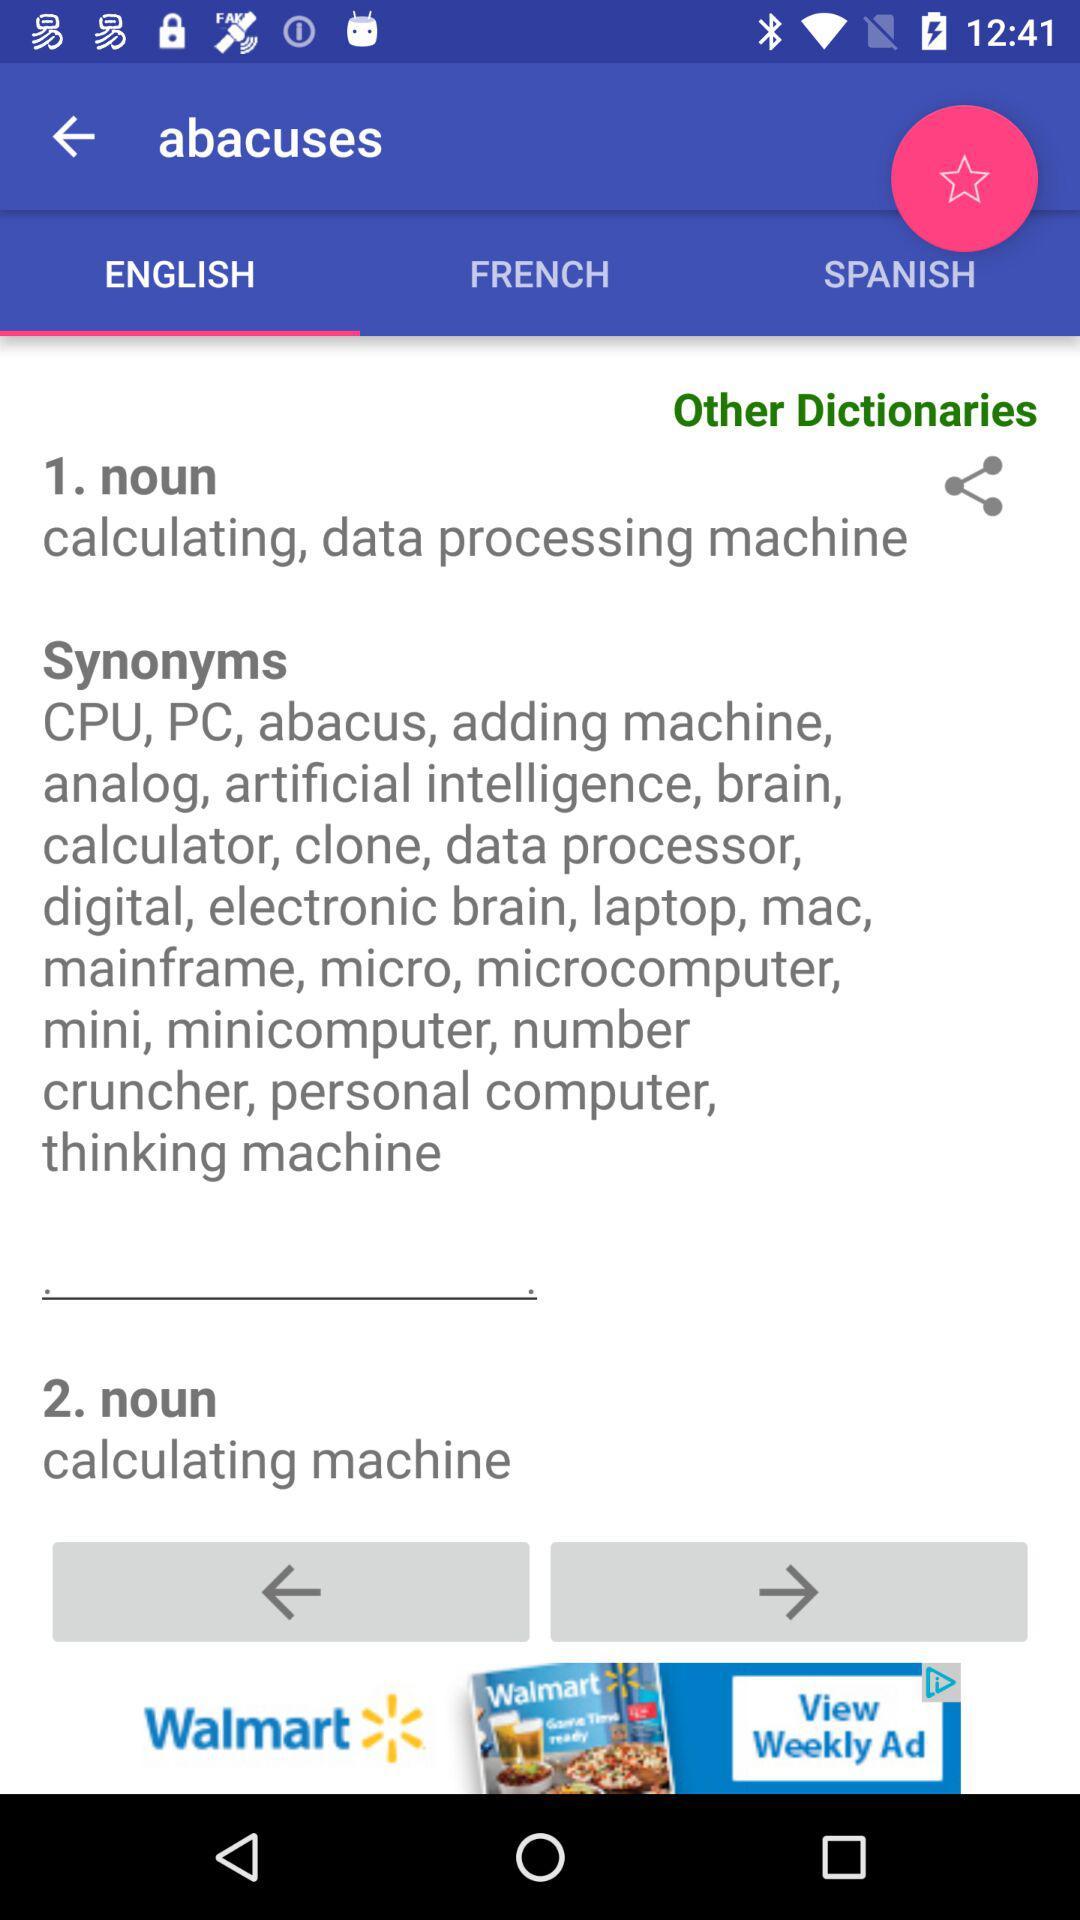 The image size is (1080, 1920). What do you see at coordinates (290, 1590) in the screenshot?
I see `to move back` at bounding box center [290, 1590].